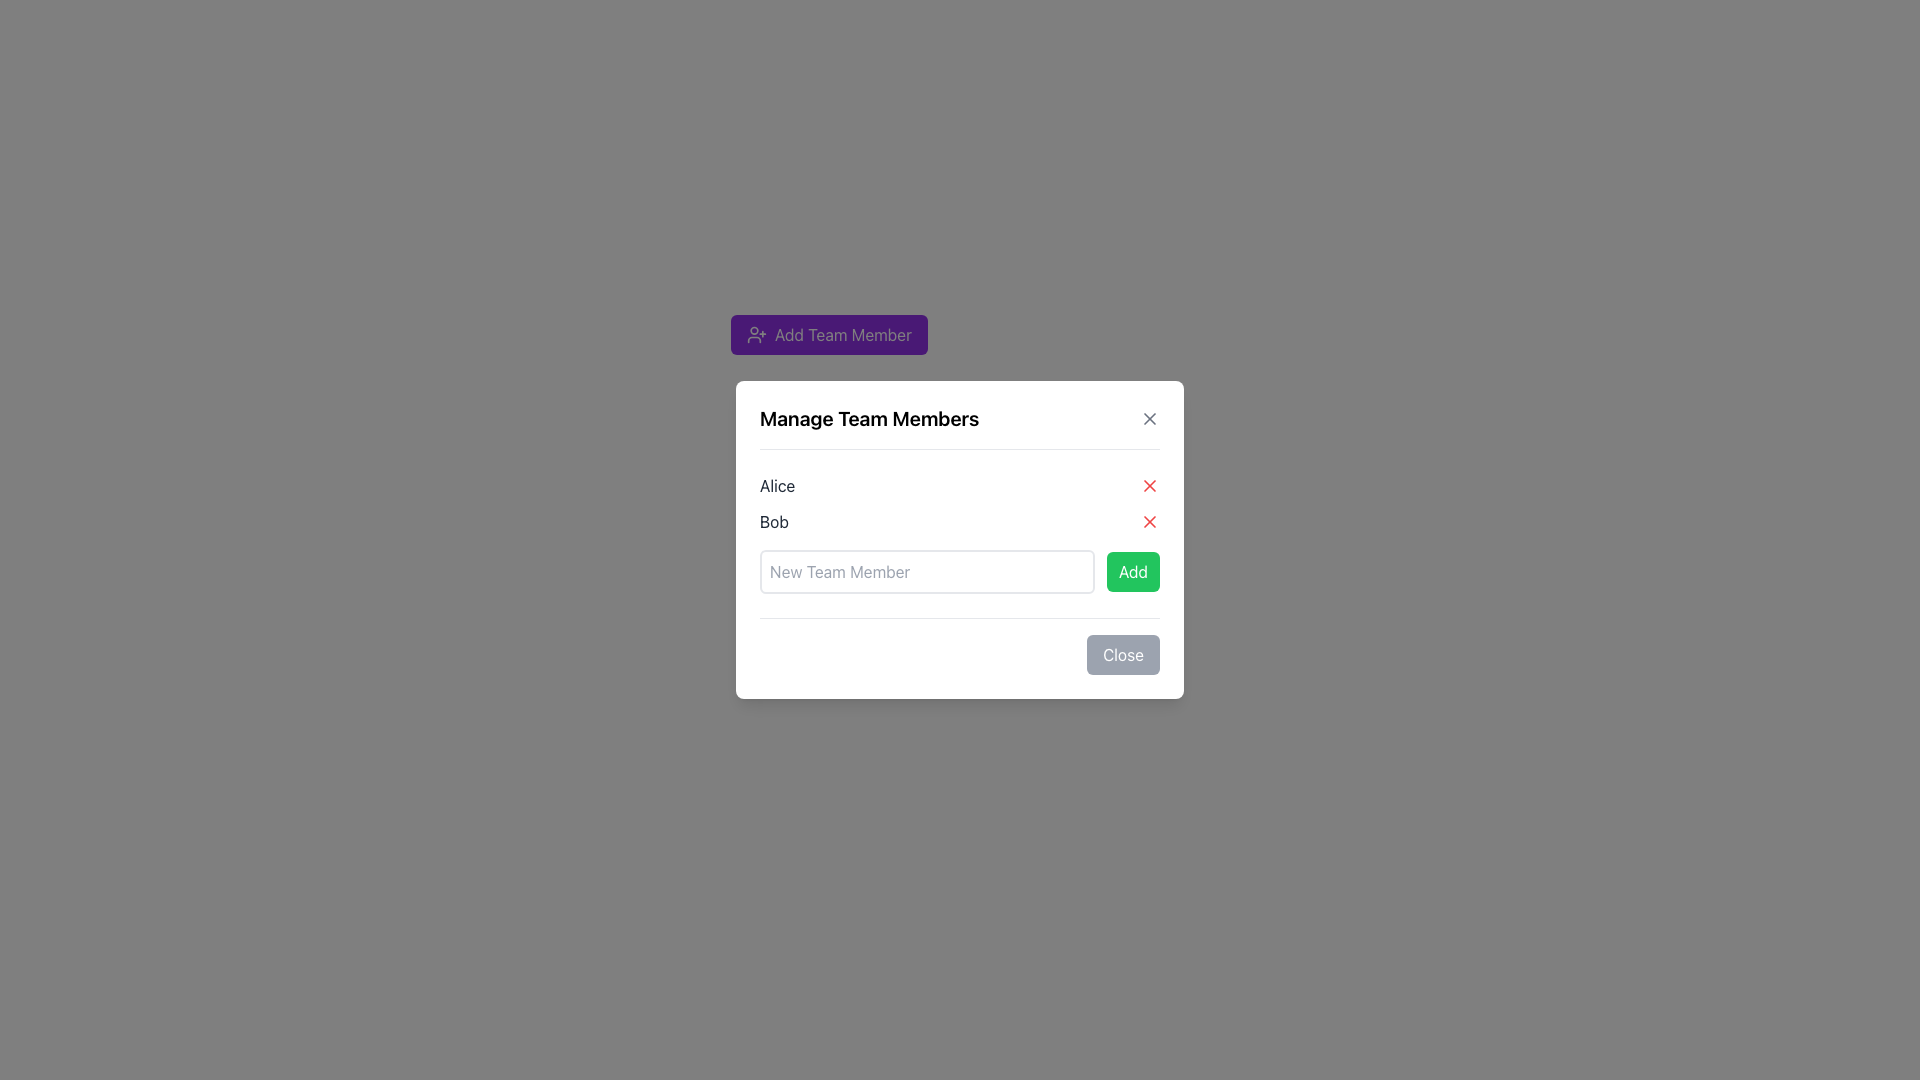 This screenshot has height=1080, width=1920. Describe the element at coordinates (773, 520) in the screenshot. I see `the text label displaying the name 'Bob' in the 'Manage Team Members' modal dialog box` at that location.